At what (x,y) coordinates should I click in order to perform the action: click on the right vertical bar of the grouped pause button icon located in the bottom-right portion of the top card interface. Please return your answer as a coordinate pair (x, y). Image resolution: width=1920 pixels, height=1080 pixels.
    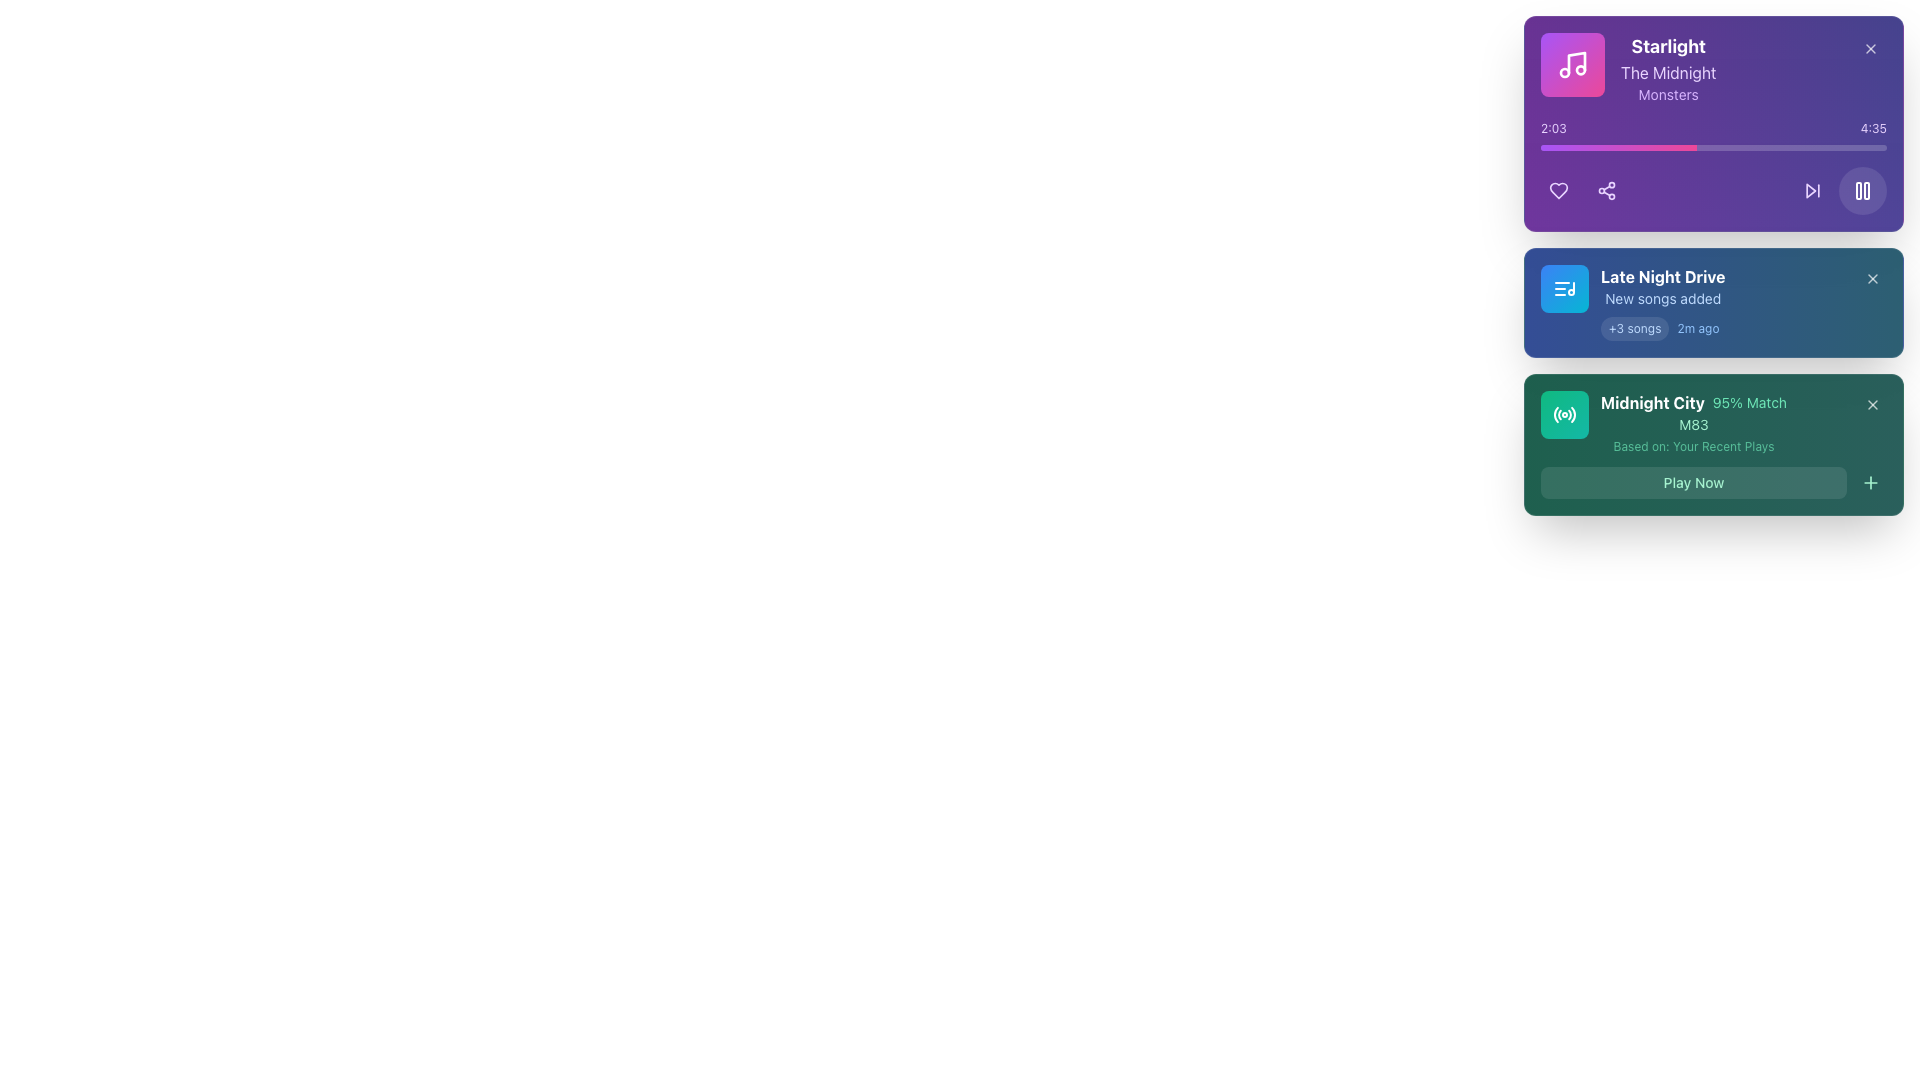
    Looking at the image, I should click on (1866, 191).